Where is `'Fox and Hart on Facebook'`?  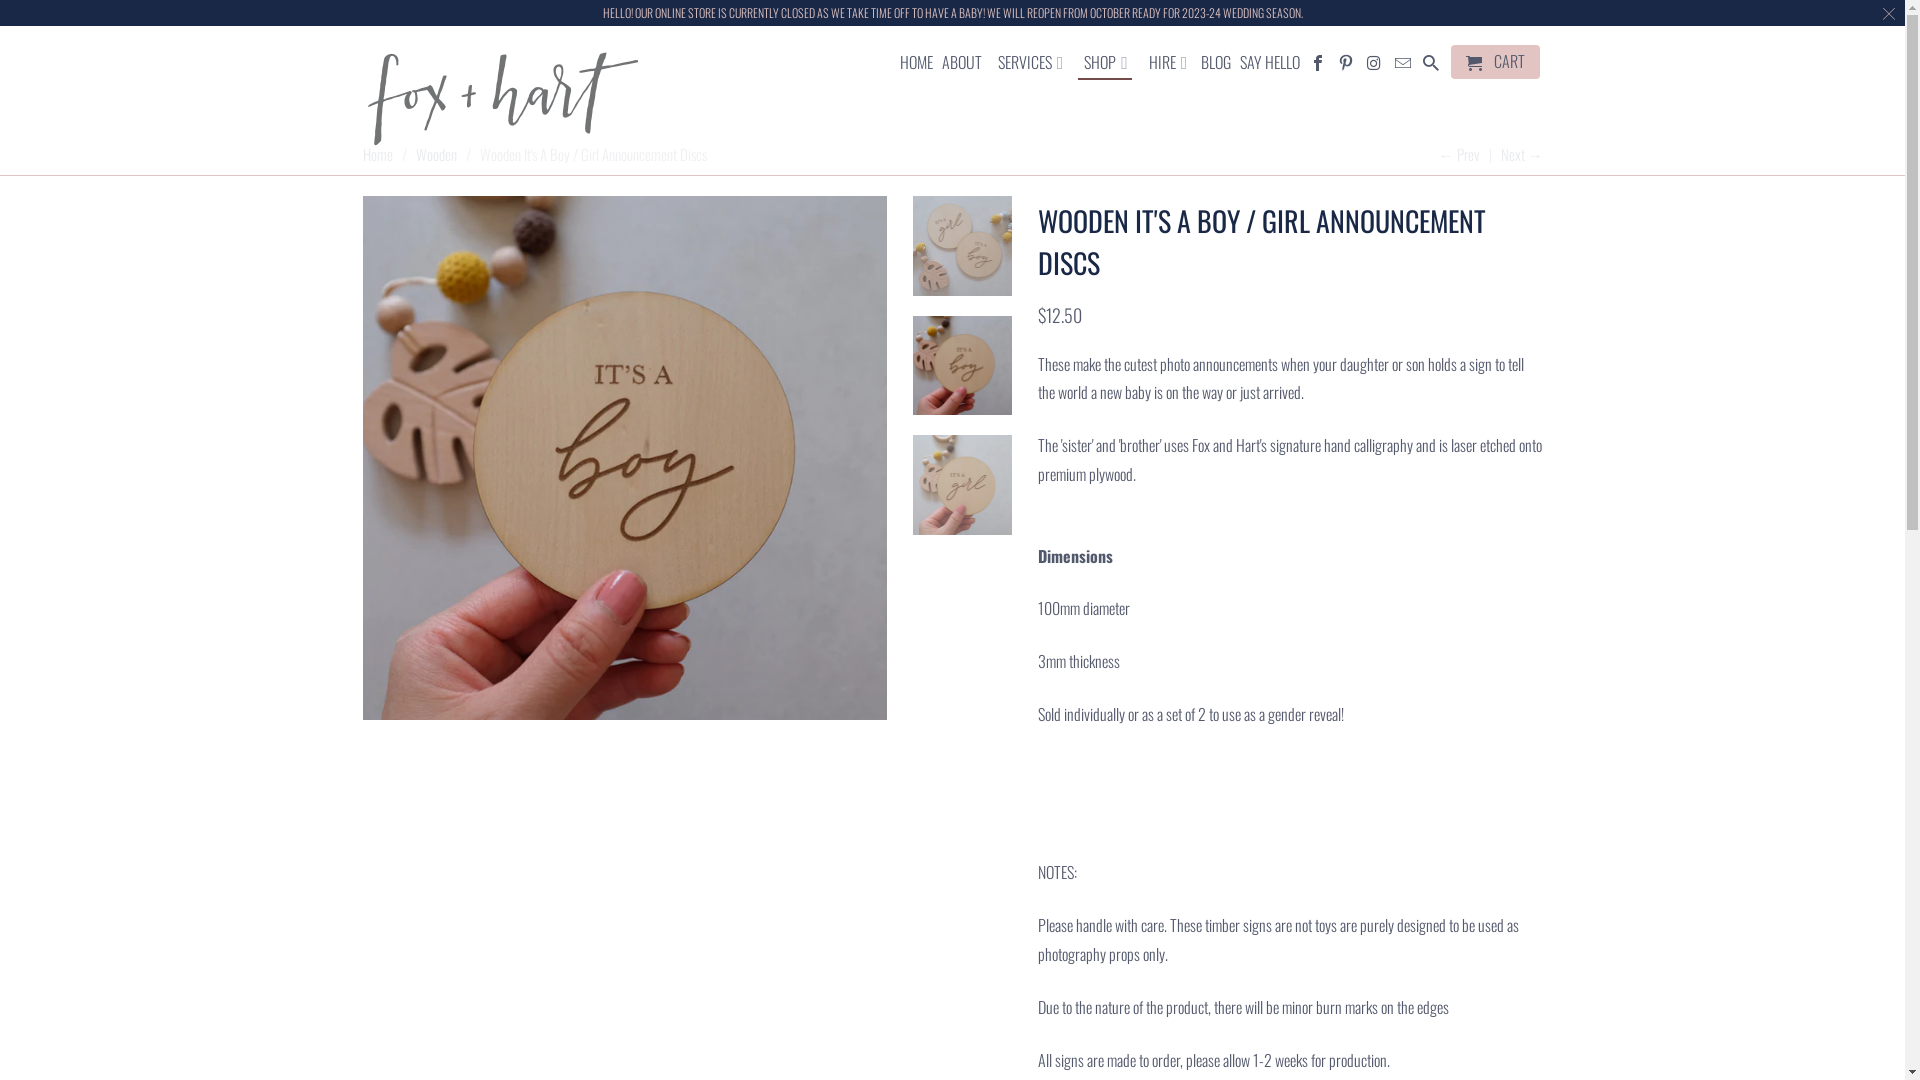 'Fox and Hart on Facebook' is located at coordinates (1318, 64).